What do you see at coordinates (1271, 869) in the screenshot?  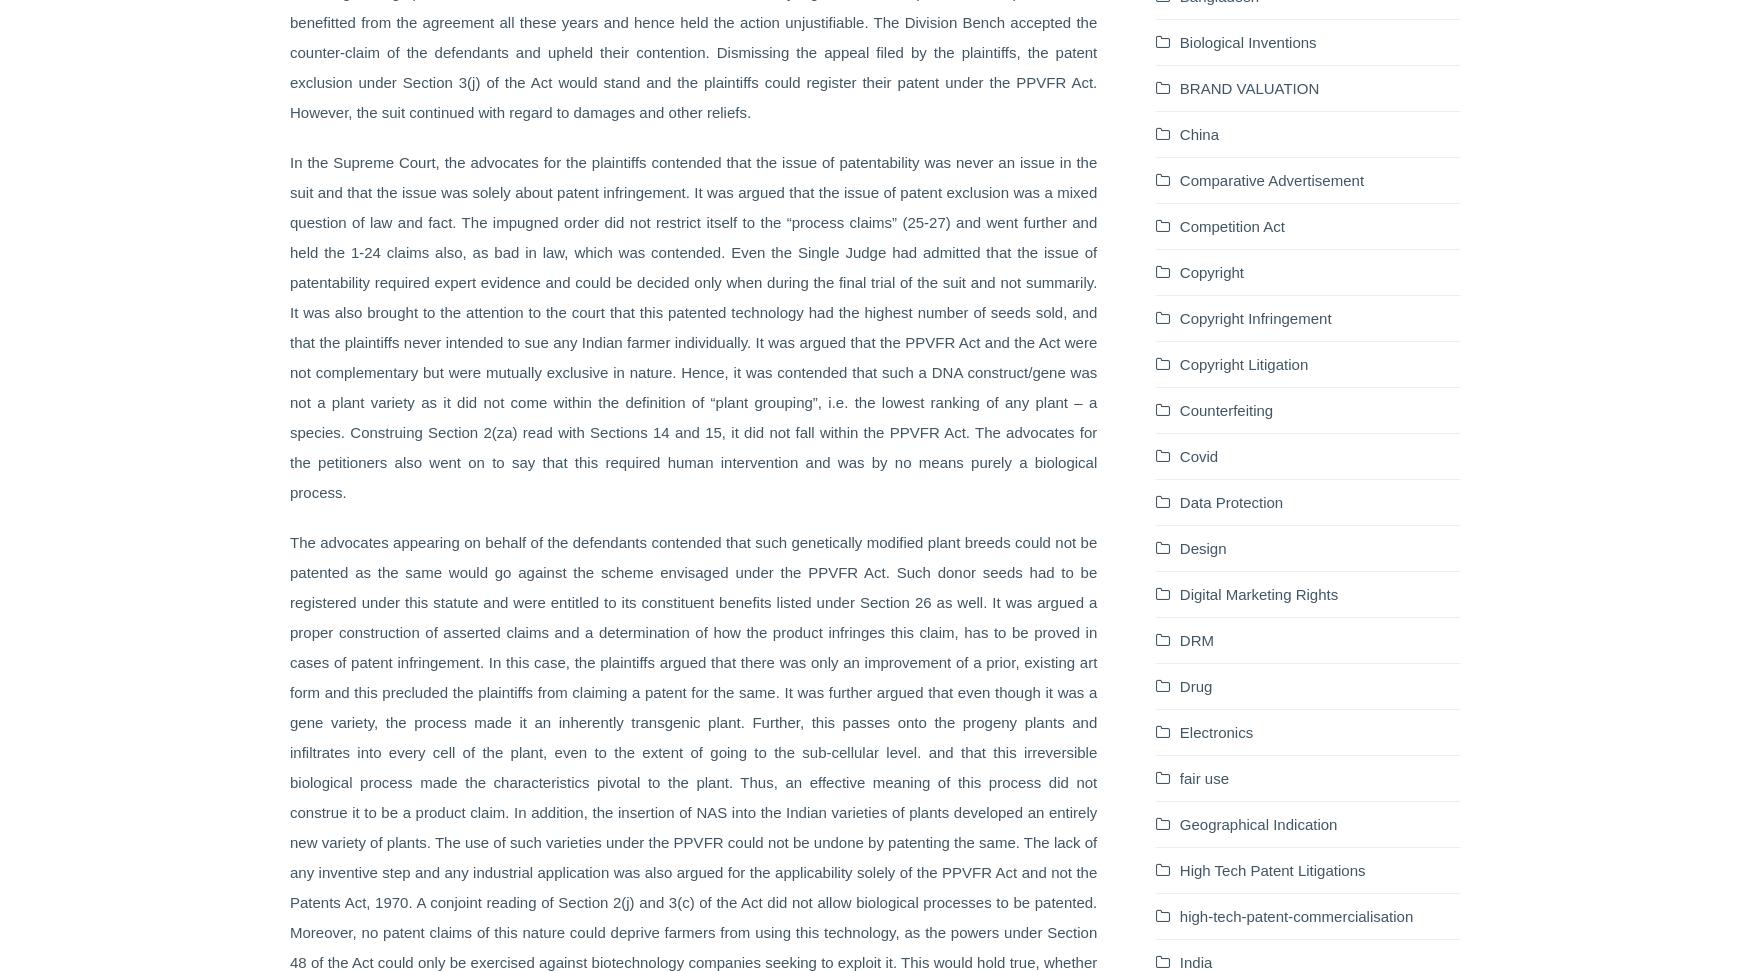 I see `'High Tech Patent Litigations'` at bounding box center [1271, 869].